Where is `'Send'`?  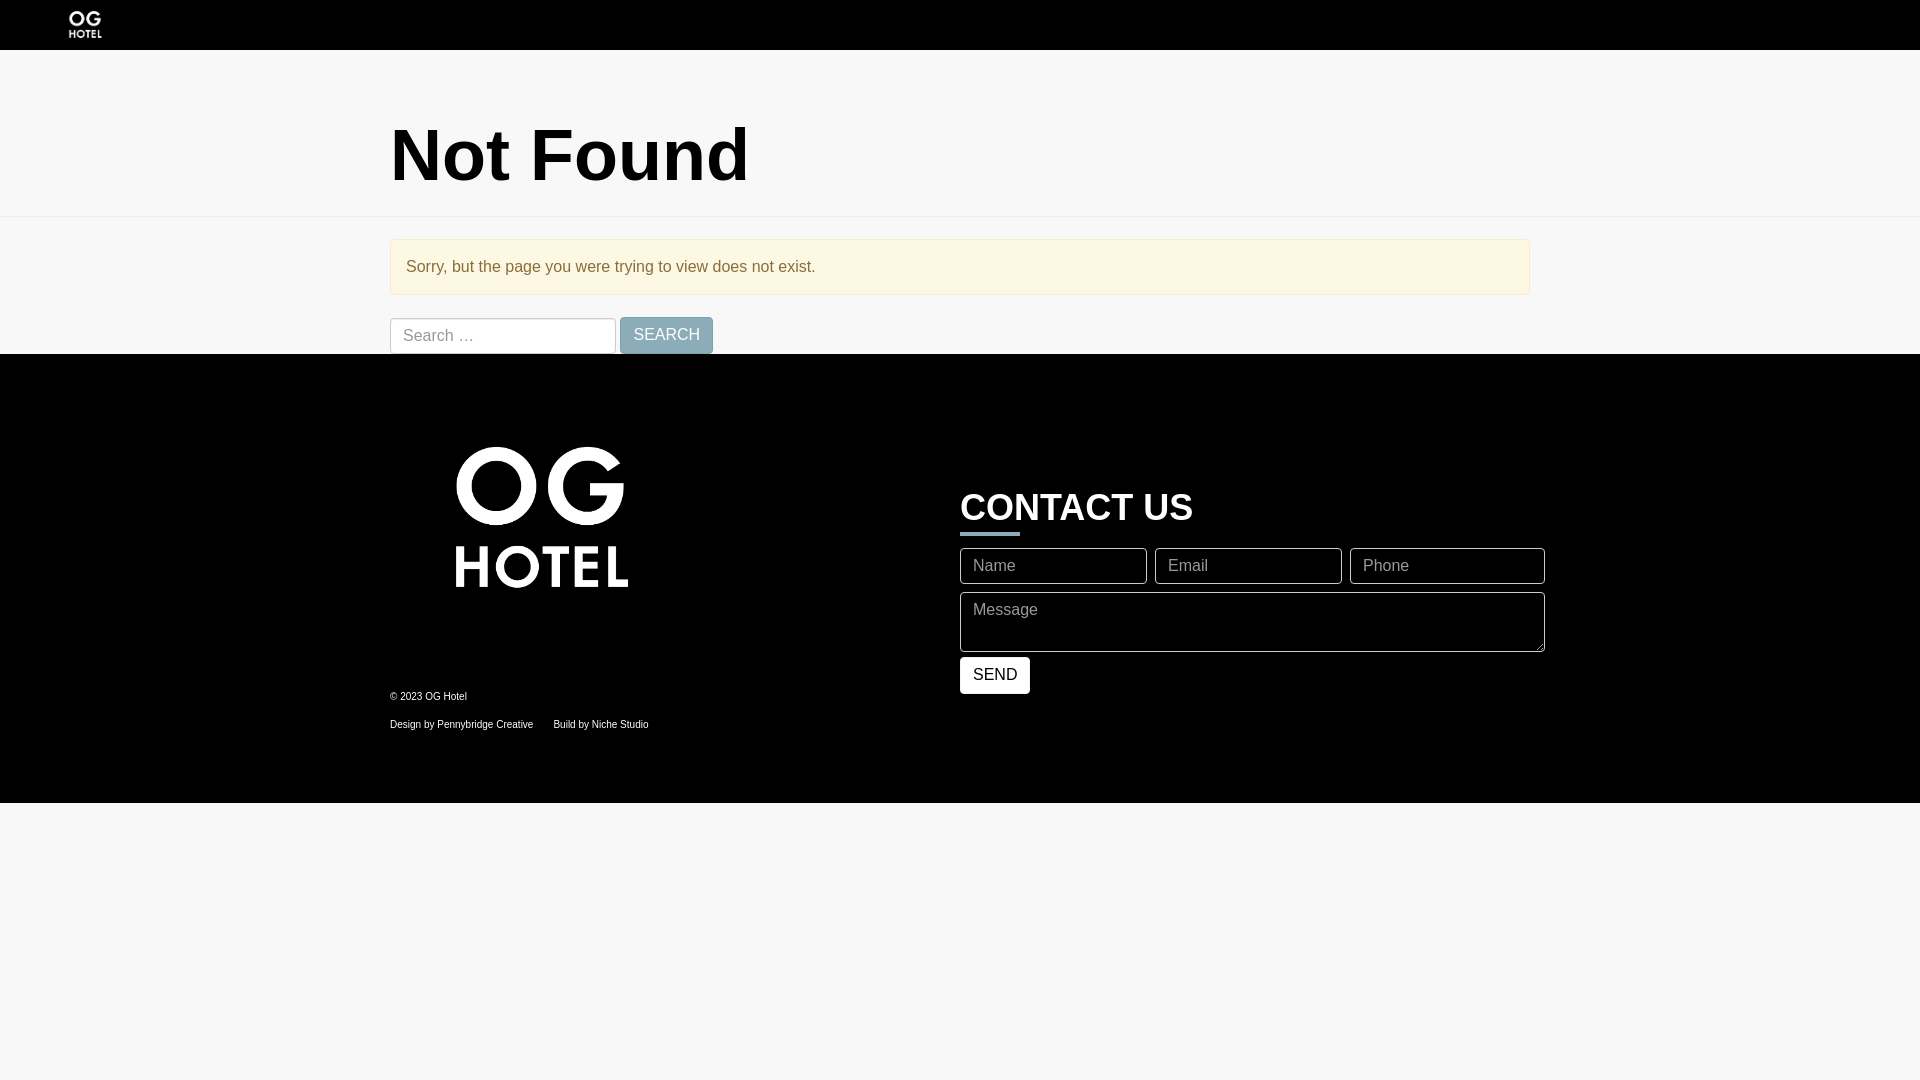 'Send' is located at coordinates (994, 675).